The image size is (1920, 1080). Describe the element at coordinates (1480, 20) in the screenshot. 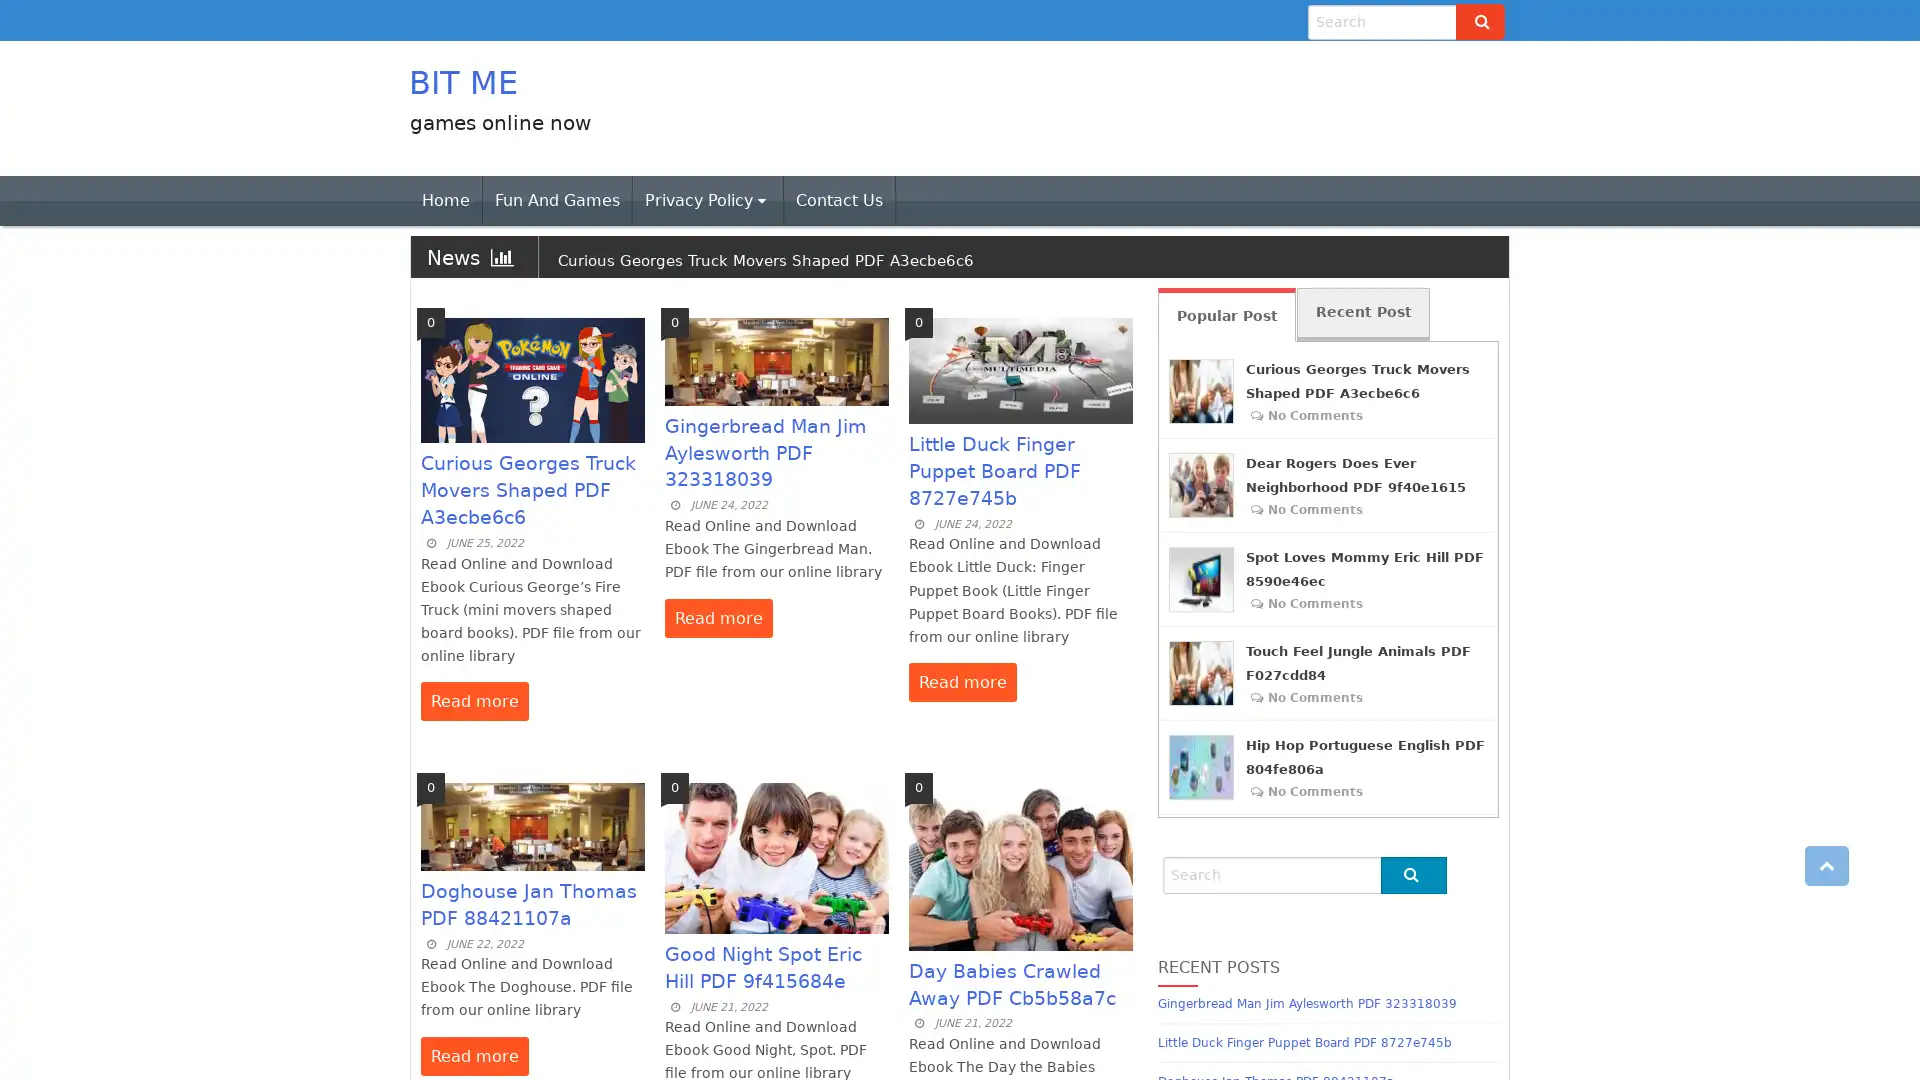

I see `Go` at that location.